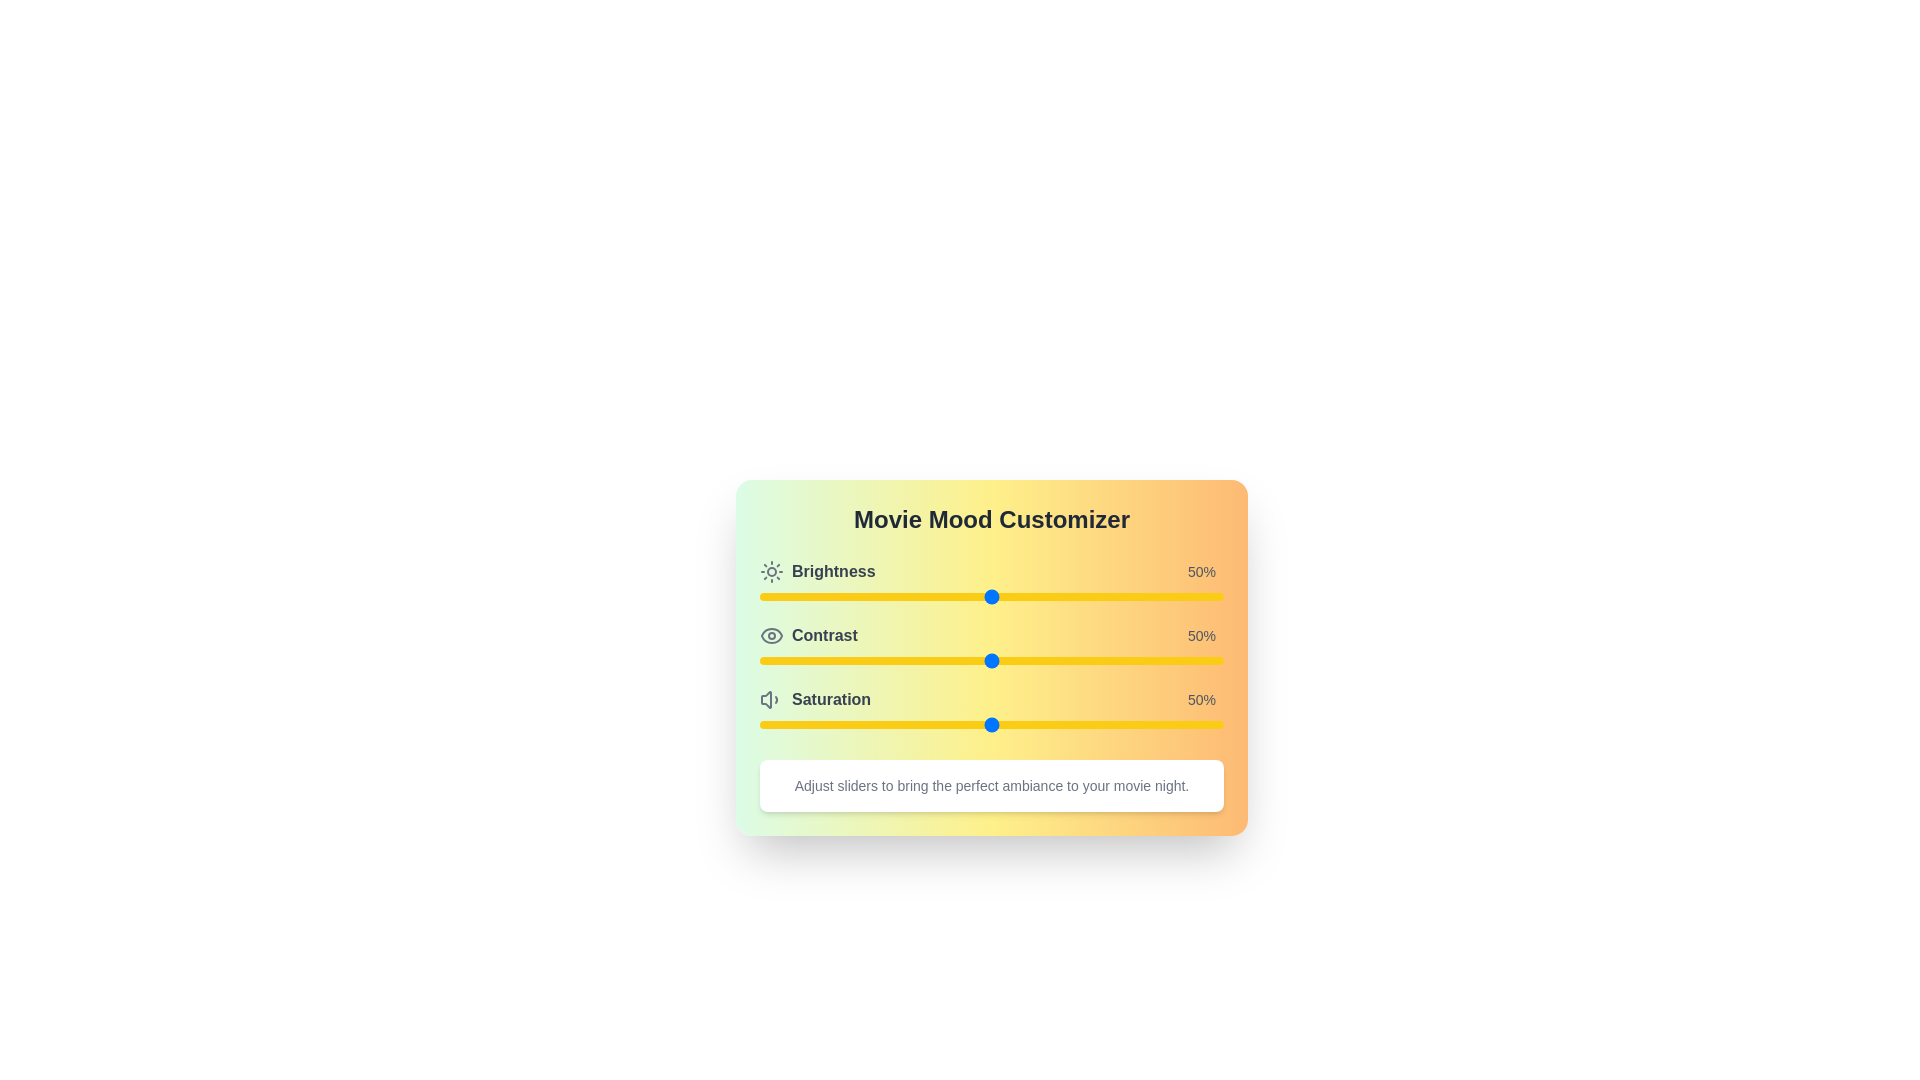  I want to click on brightness, so click(1042, 596).